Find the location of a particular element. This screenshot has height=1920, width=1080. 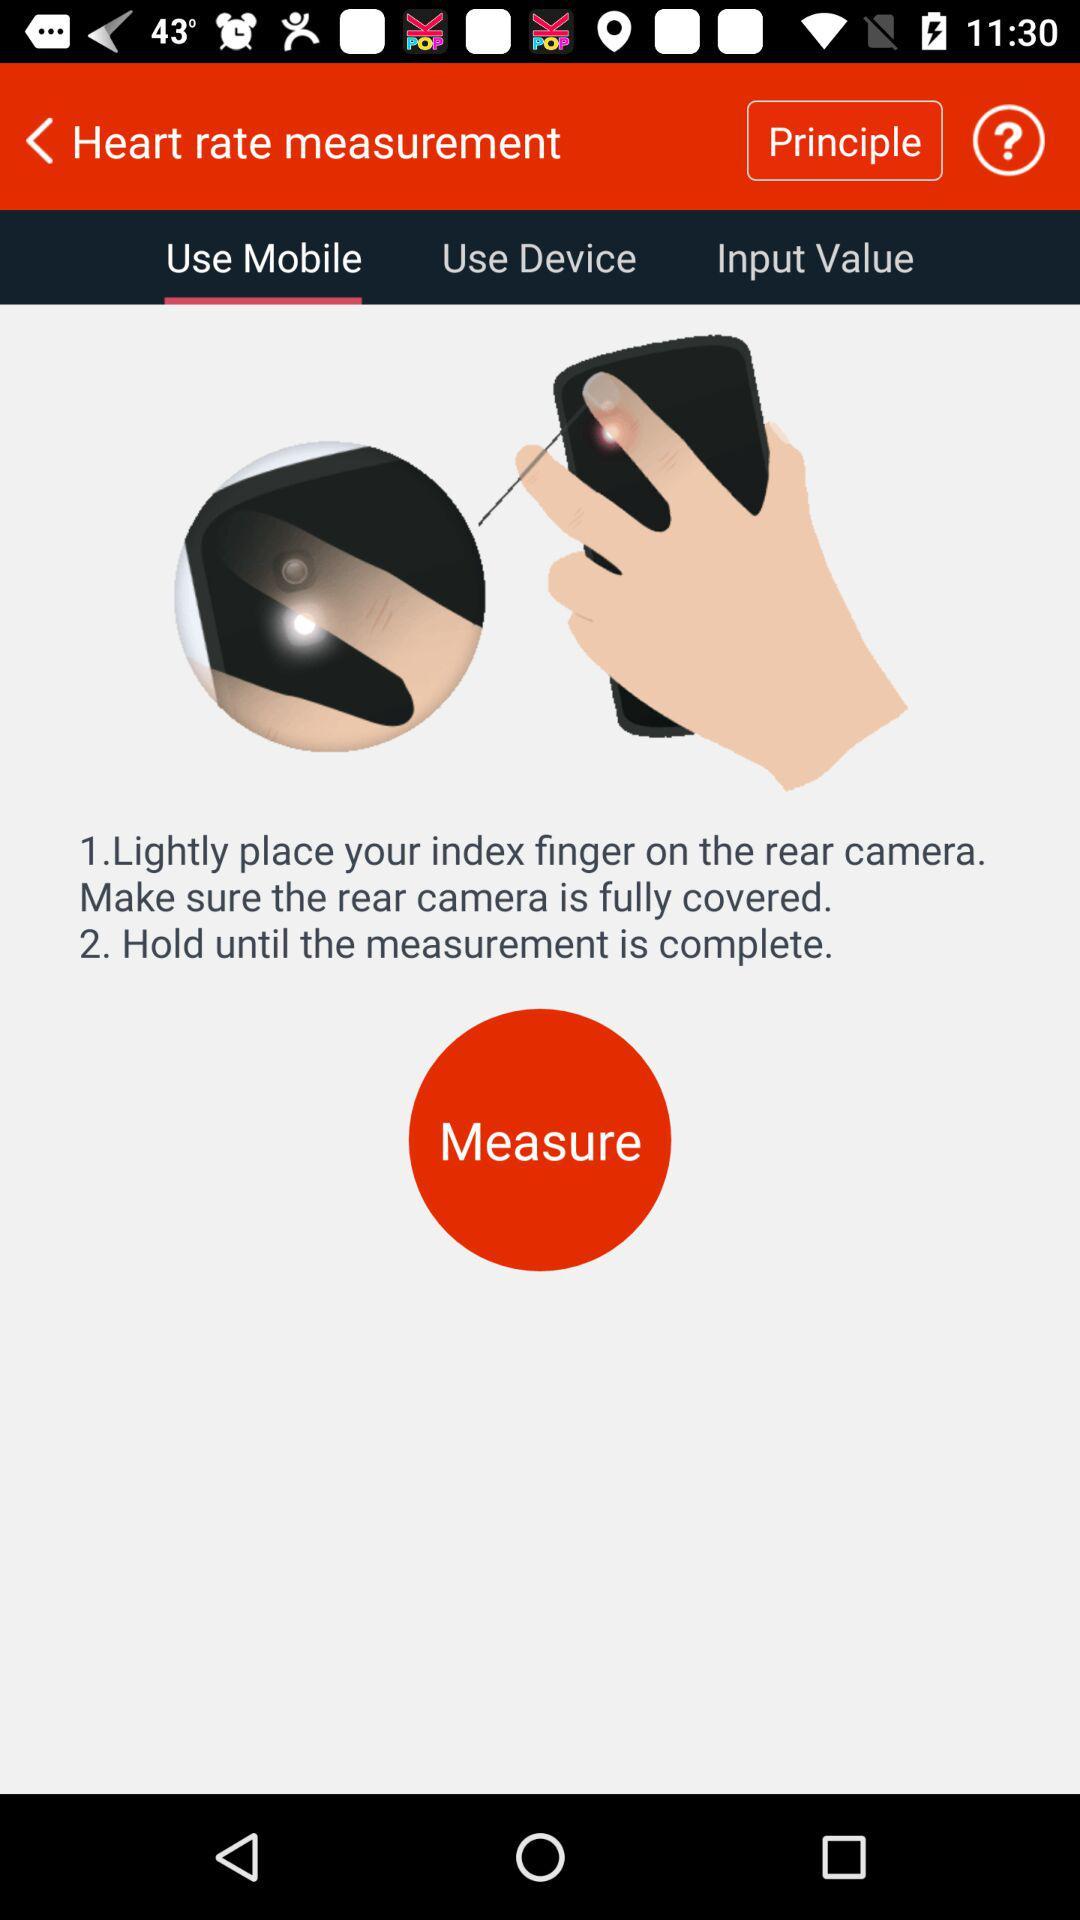

the principle item is located at coordinates (844, 139).